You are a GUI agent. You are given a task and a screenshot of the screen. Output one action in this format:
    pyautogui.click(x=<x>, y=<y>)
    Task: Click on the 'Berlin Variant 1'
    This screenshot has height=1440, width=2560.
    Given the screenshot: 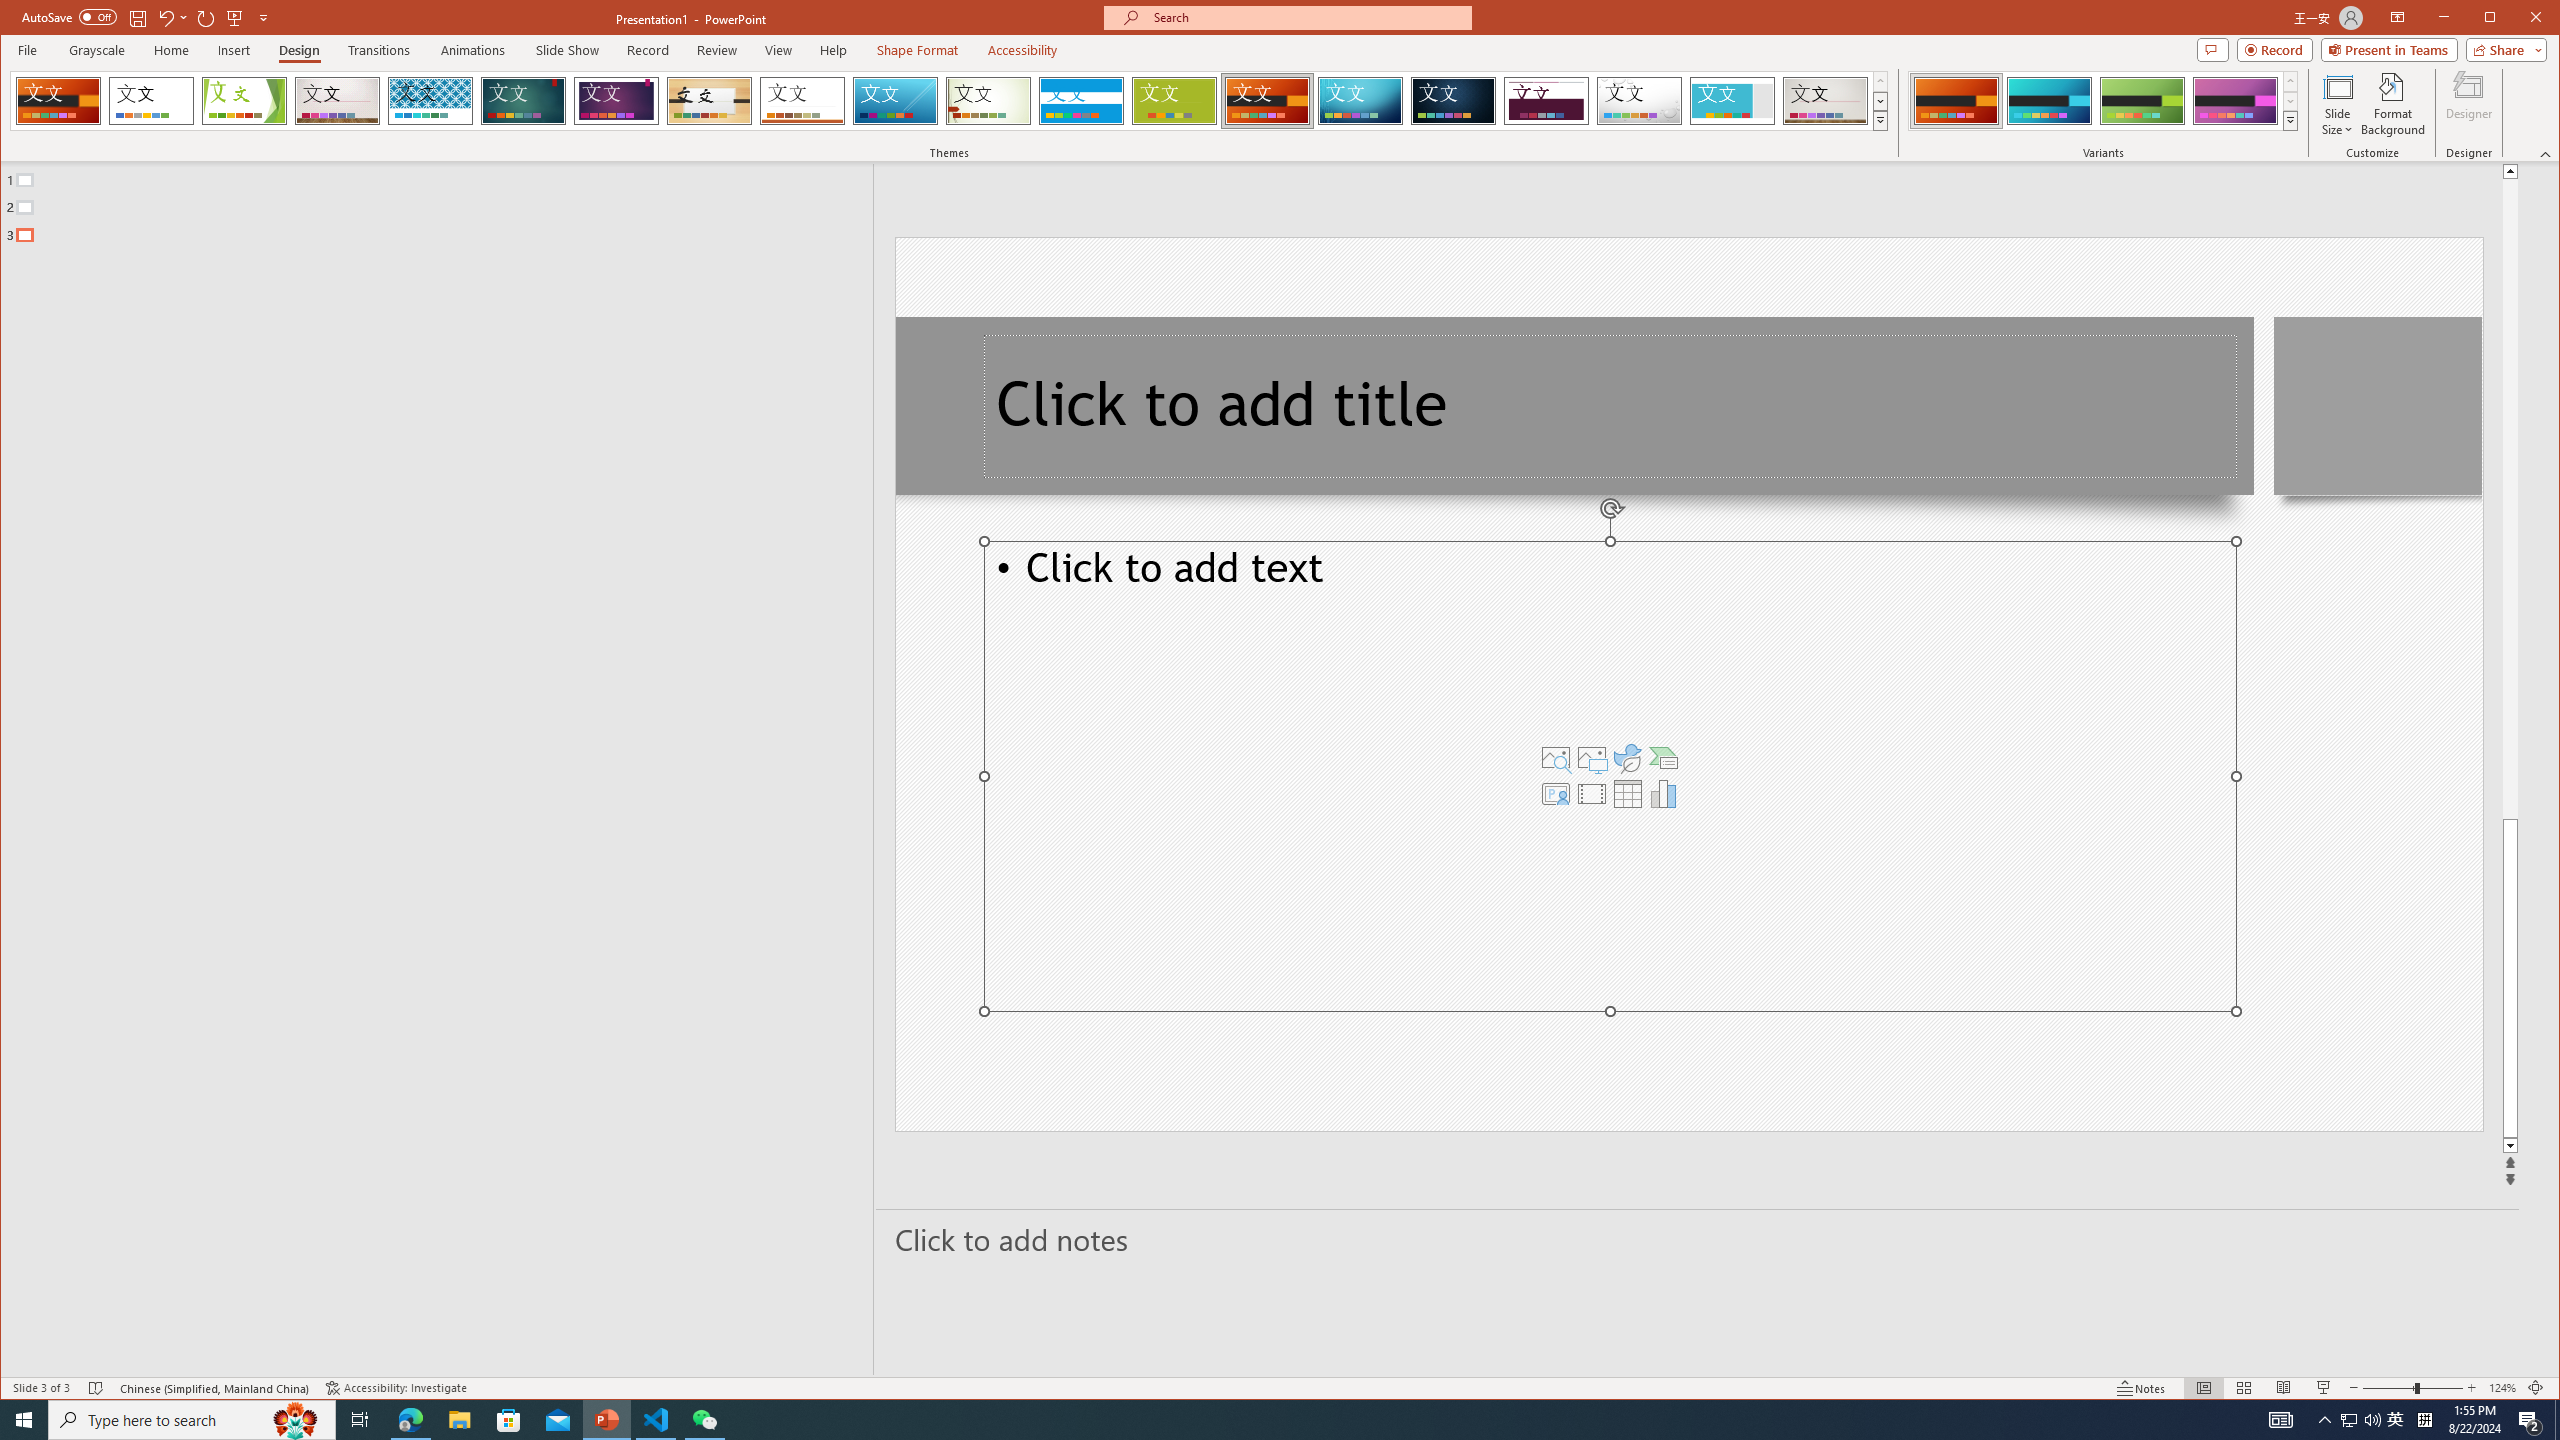 What is the action you would take?
    pyautogui.click(x=1954, y=100)
    